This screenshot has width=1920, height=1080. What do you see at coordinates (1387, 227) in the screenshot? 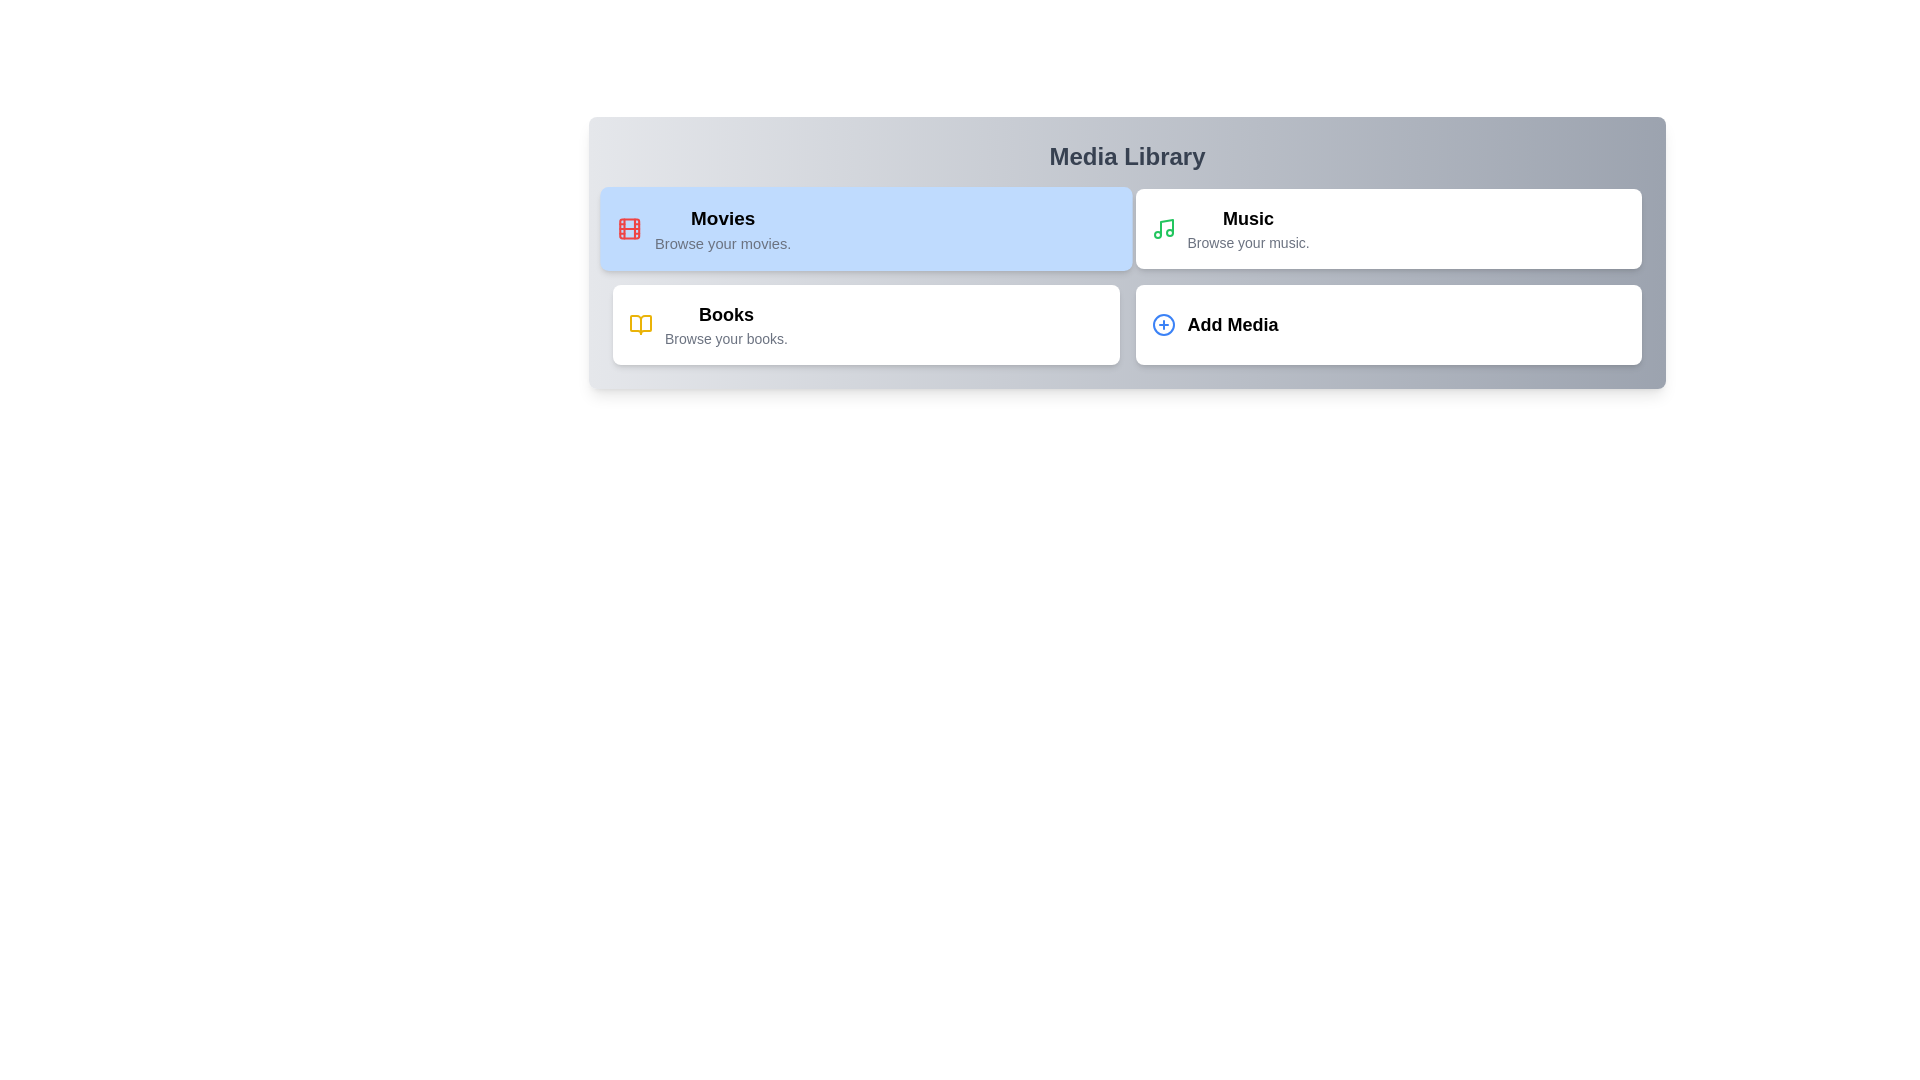
I see `the Music category to activate it` at bounding box center [1387, 227].